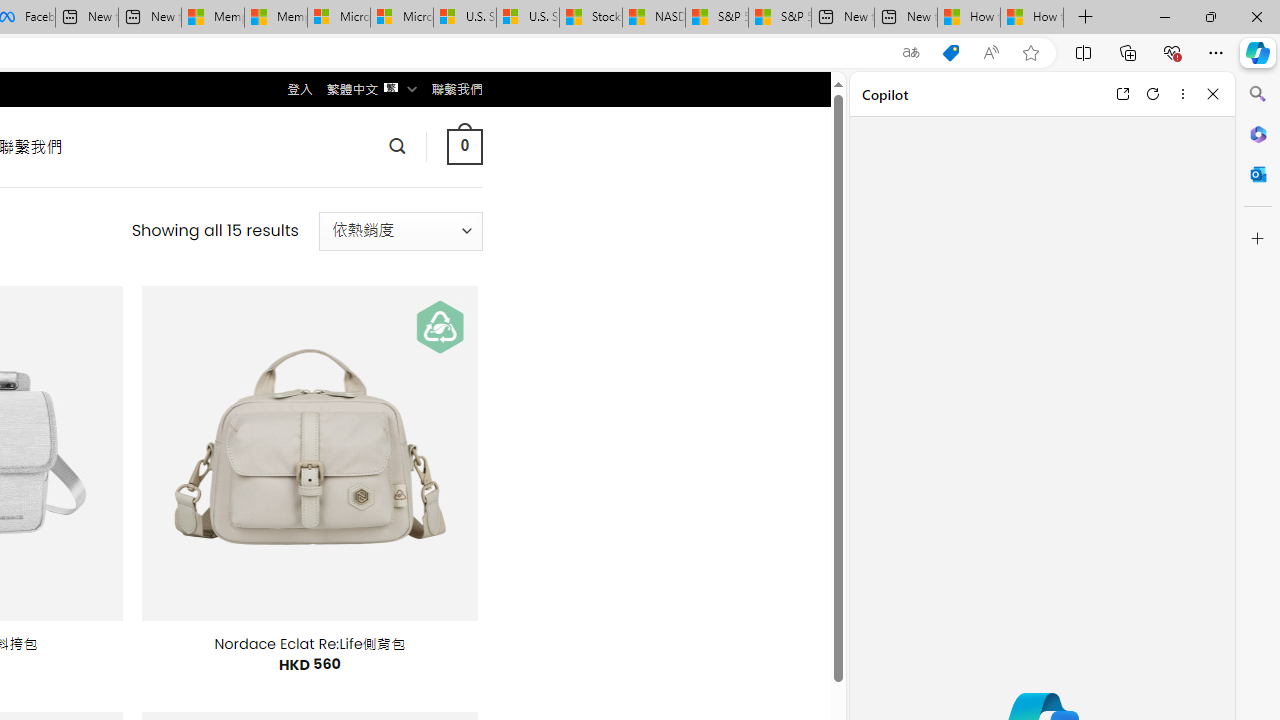 The image size is (1280, 720). Describe the element at coordinates (1212, 93) in the screenshot. I see `'Close'` at that location.